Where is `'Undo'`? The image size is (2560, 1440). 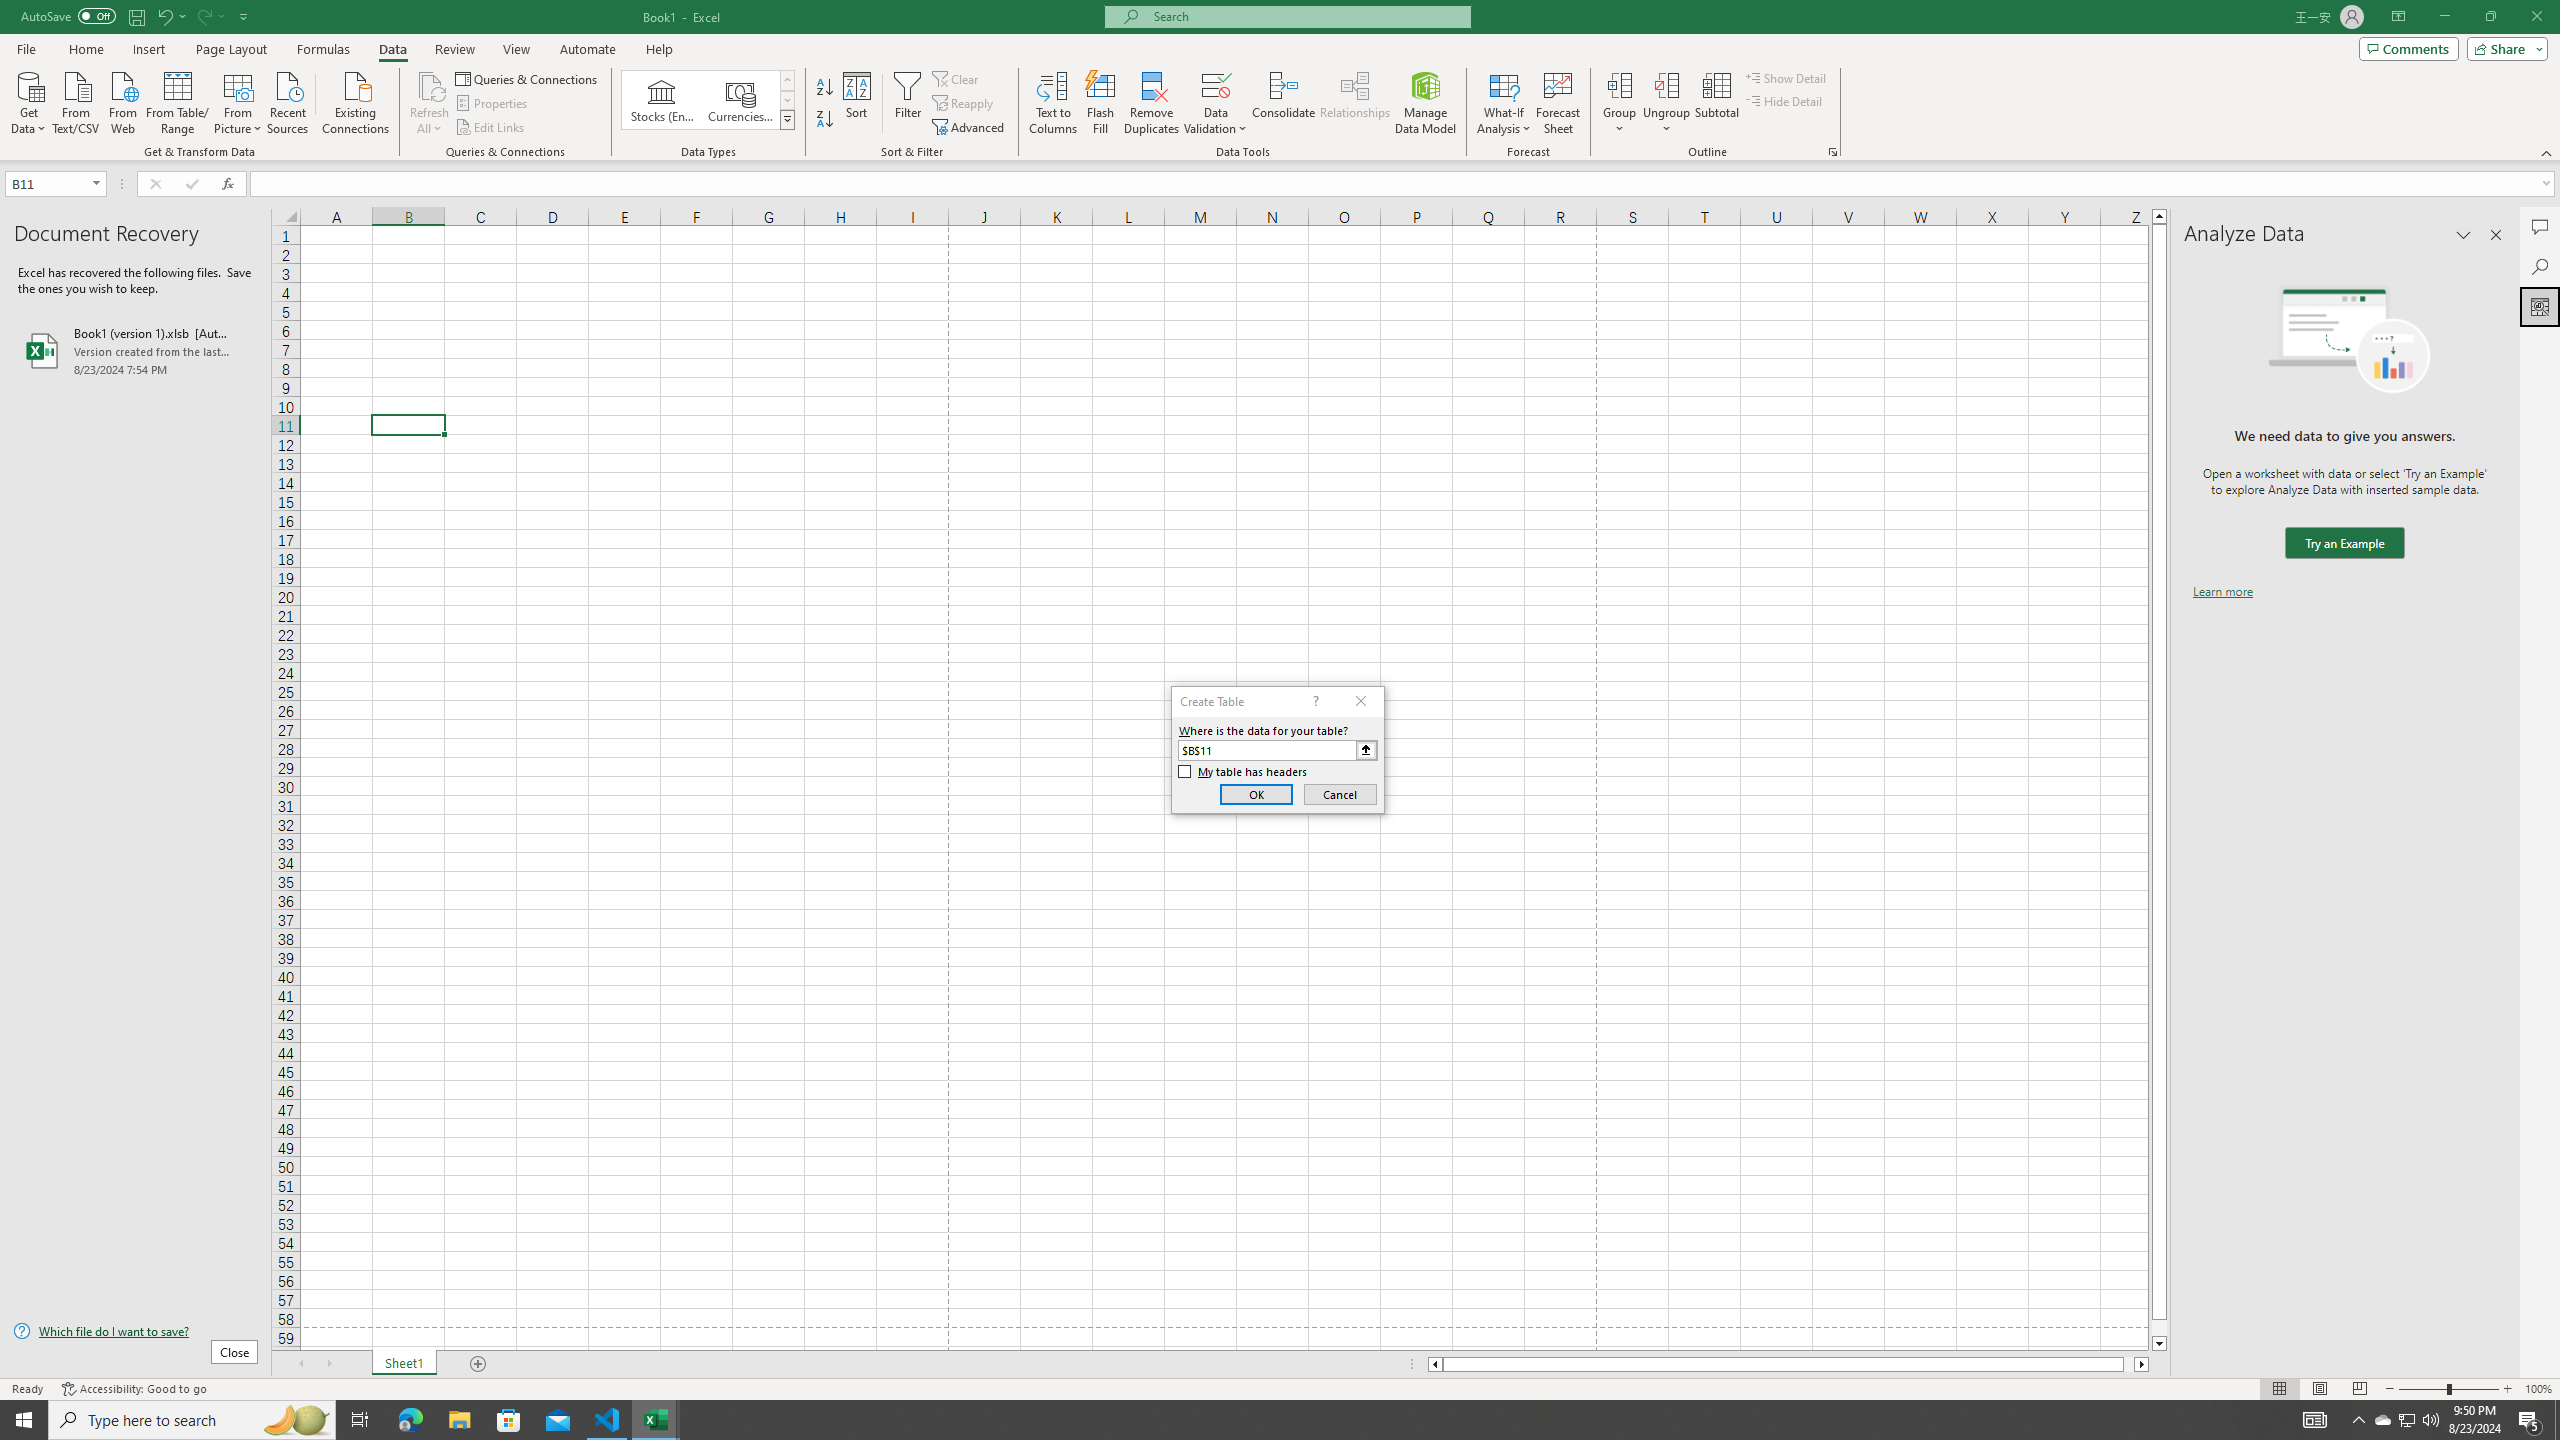
'Undo' is located at coordinates (163, 15).